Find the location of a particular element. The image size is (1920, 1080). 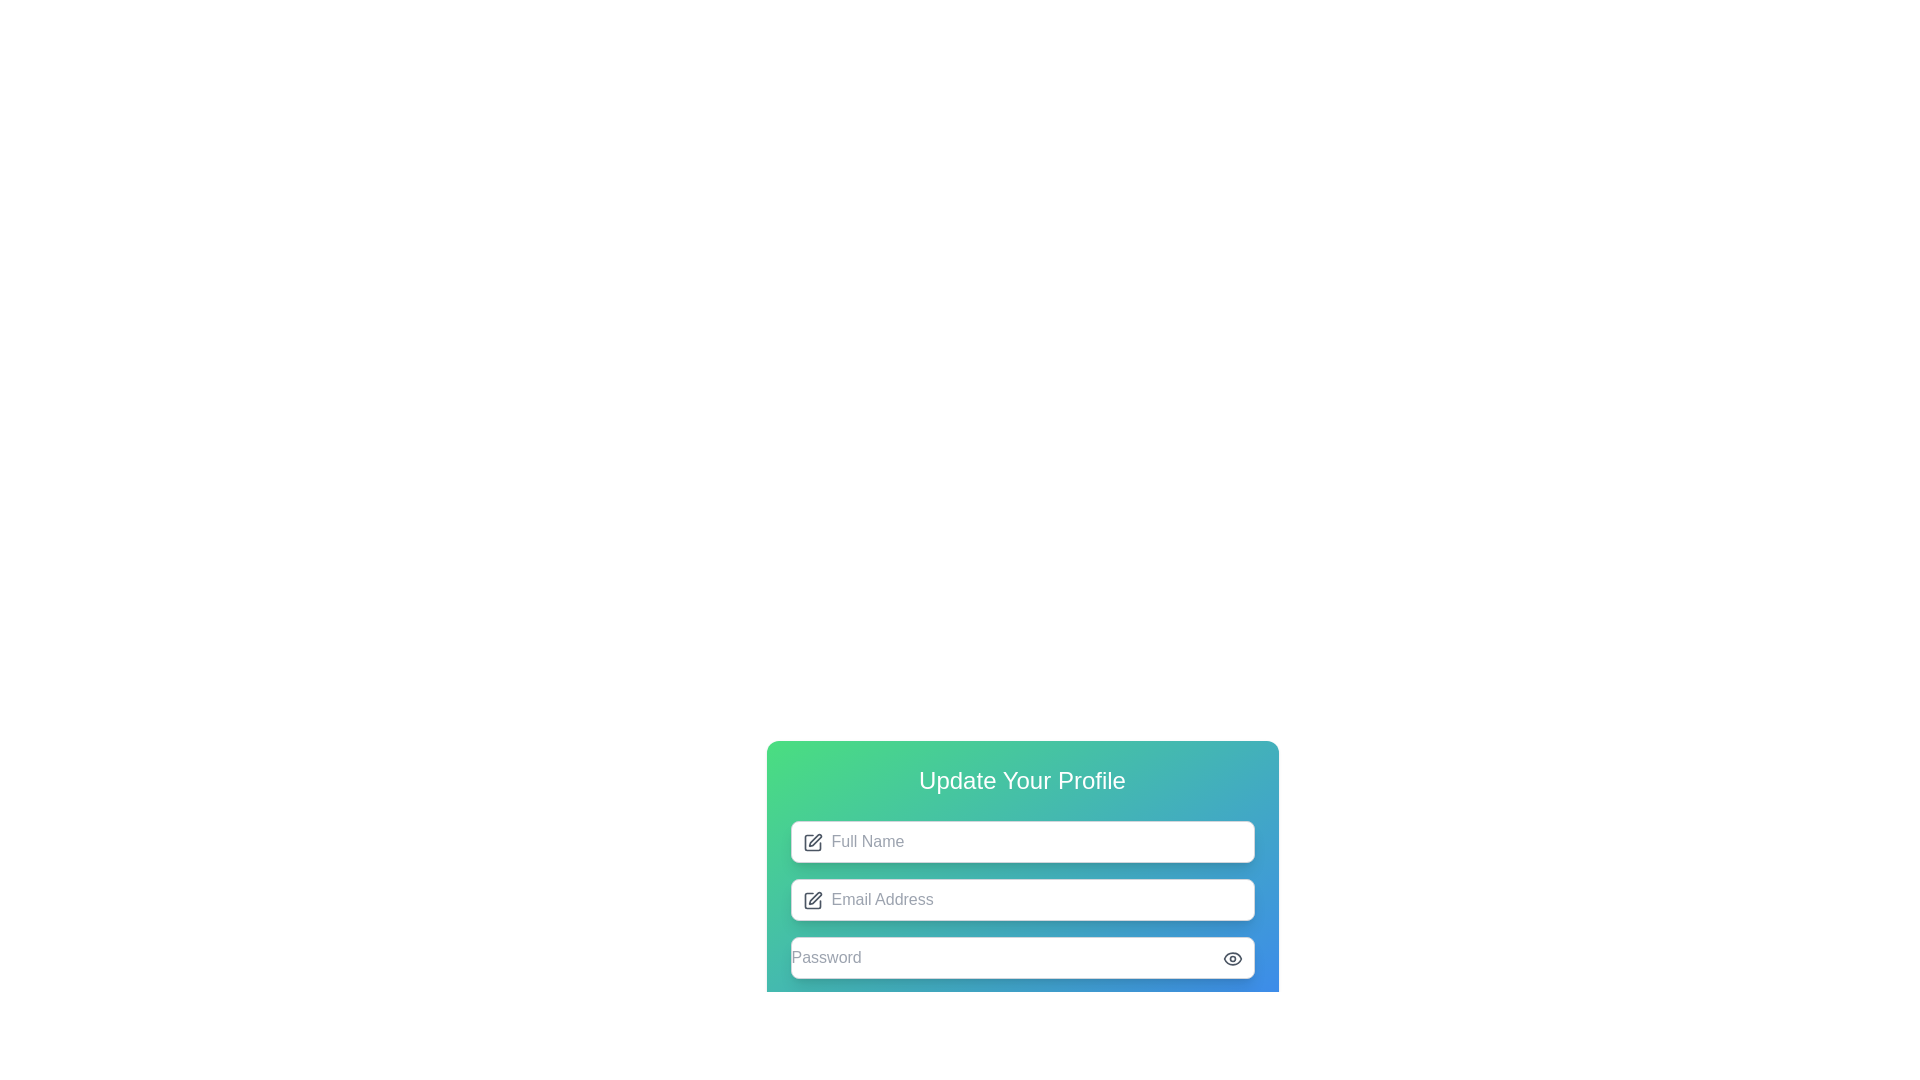

the interactive icon indicator located to the left of the 'Email Address' input field in the 'Update Your Profile' form is located at coordinates (815, 897).